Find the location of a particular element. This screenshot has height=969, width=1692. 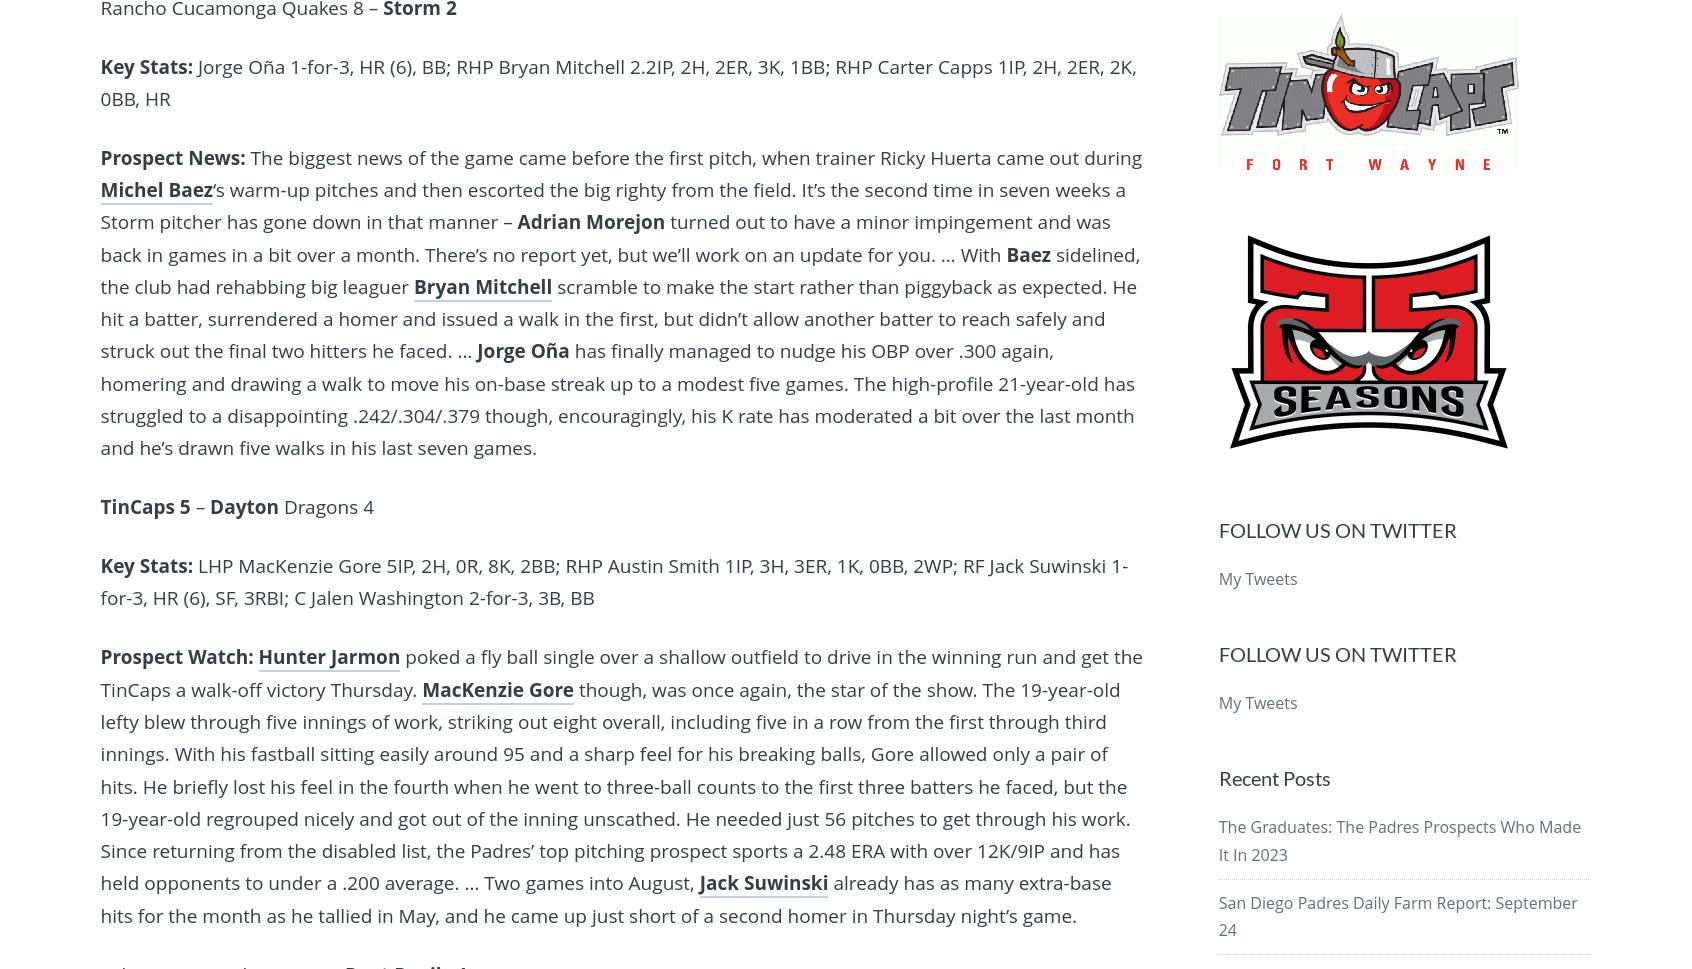

'Recent Posts' is located at coordinates (1273, 777).